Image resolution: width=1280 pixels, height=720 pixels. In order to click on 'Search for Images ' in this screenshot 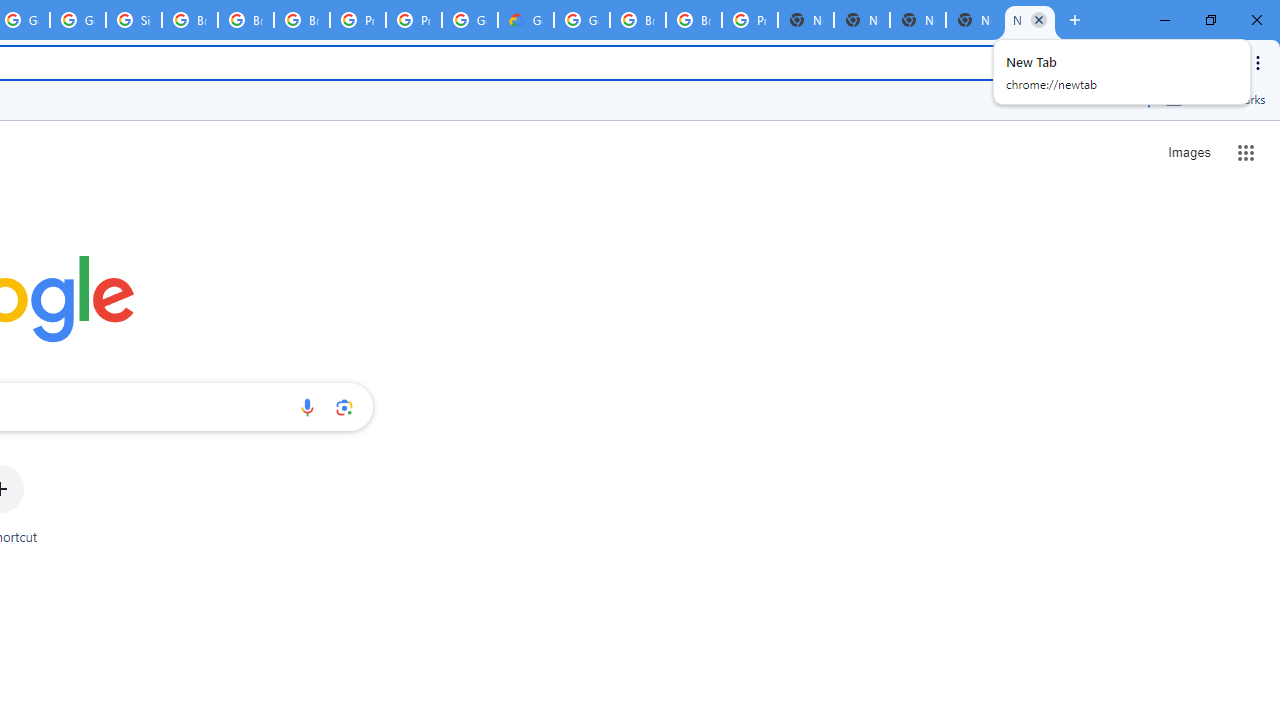, I will do `click(1189, 152)`.